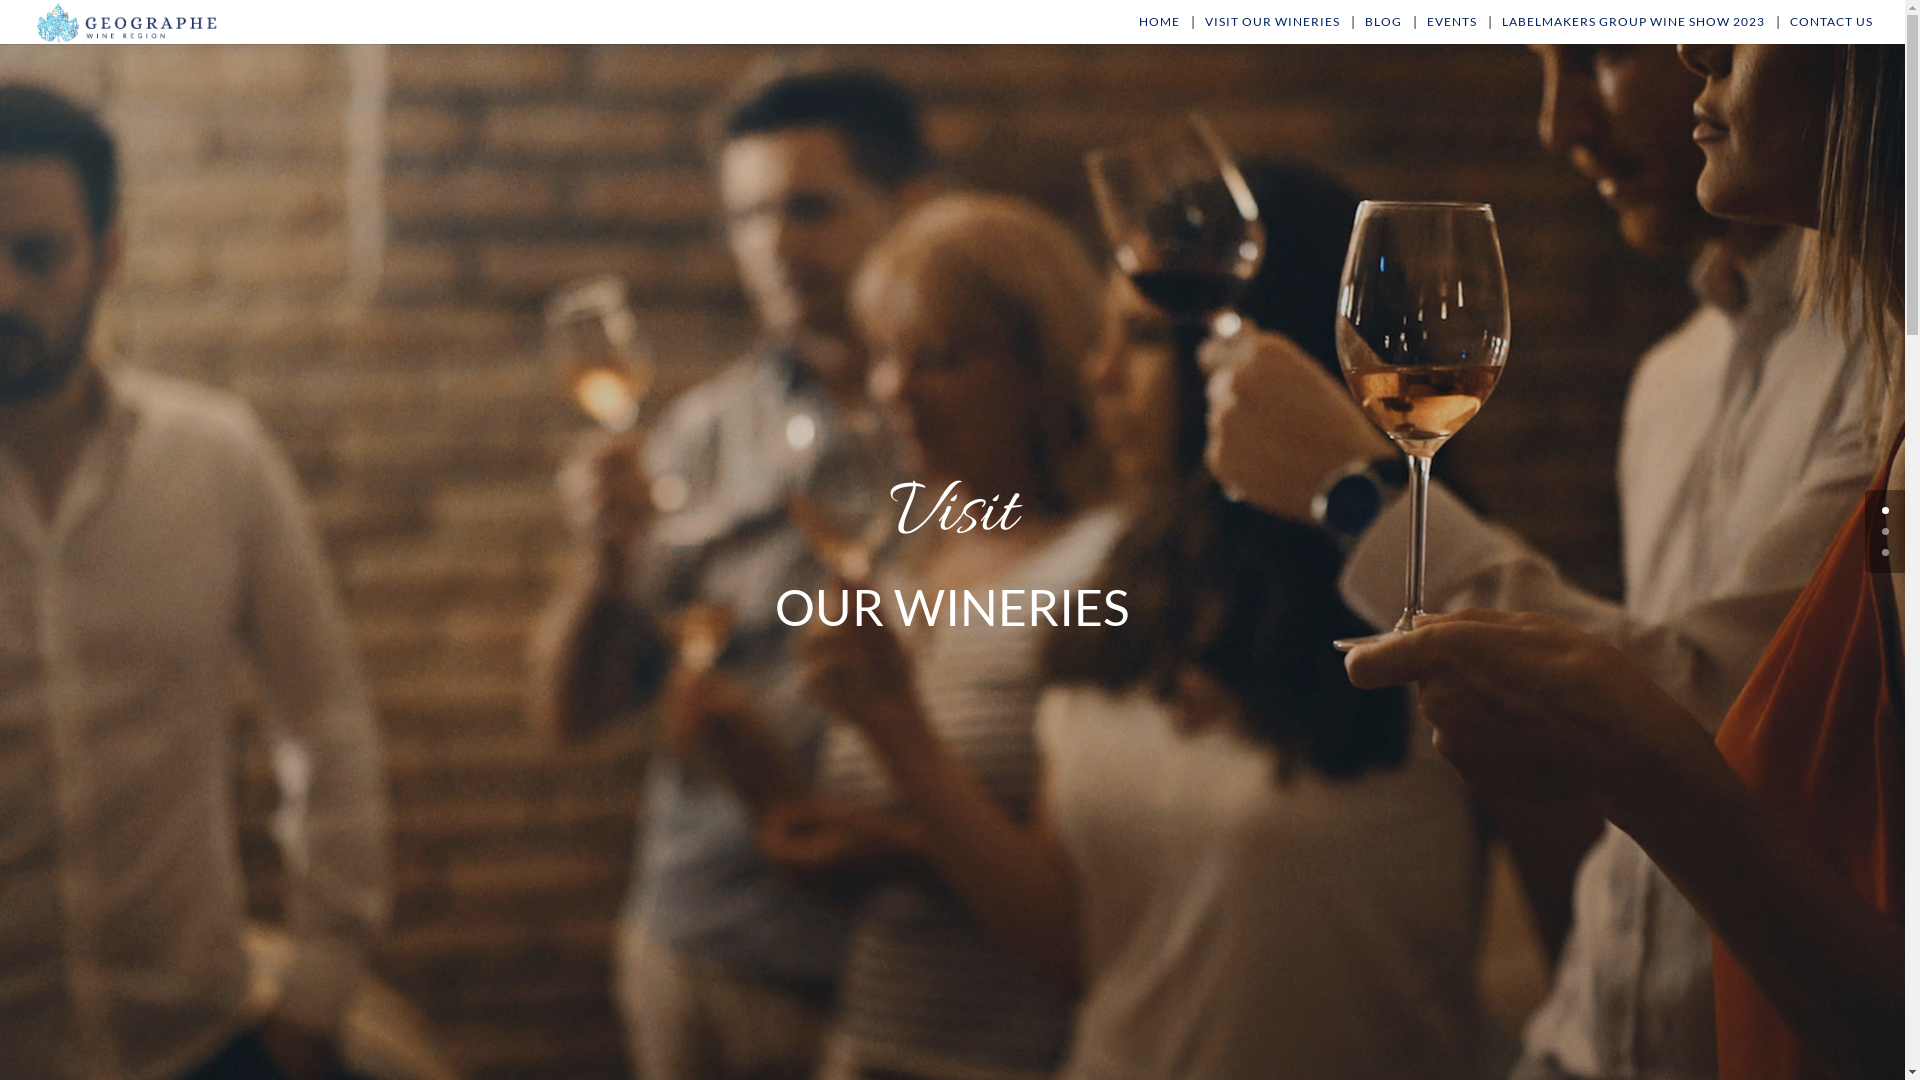 The image size is (1920, 1080). Describe the element at coordinates (1452, 29) in the screenshot. I see `'EVENTS'` at that location.